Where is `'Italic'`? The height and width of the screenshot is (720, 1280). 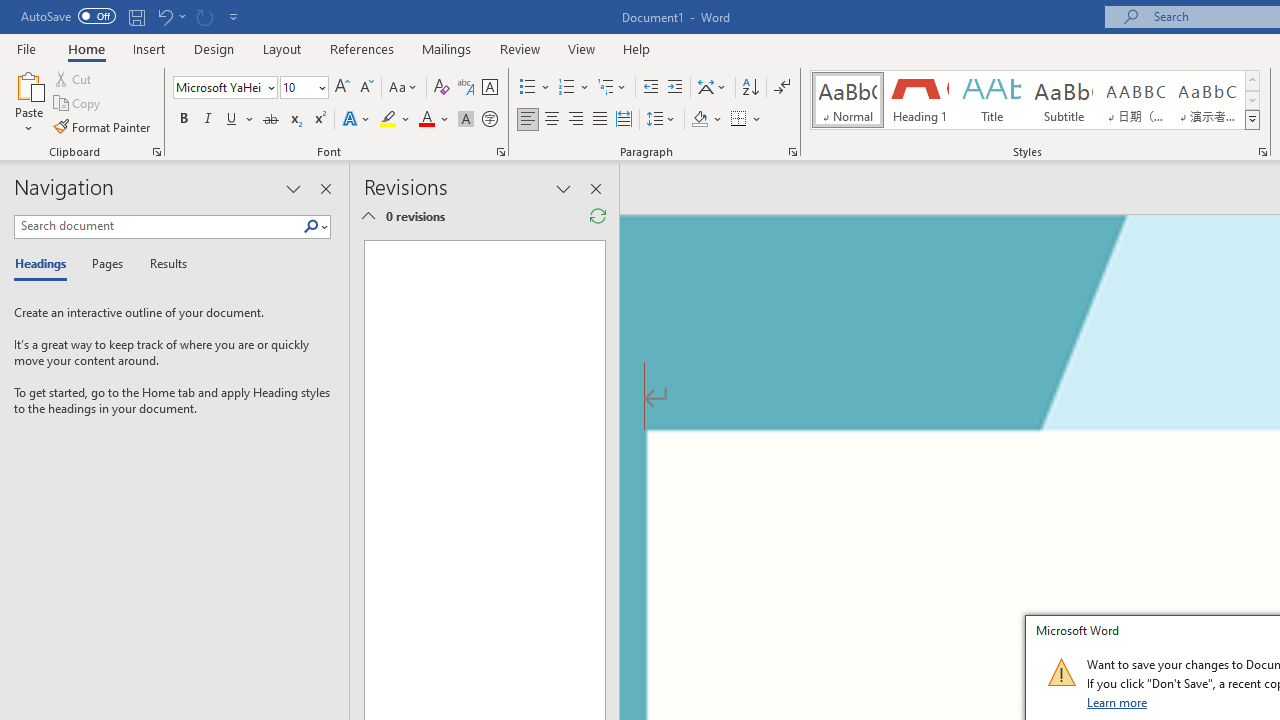 'Italic' is located at coordinates (208, 119).